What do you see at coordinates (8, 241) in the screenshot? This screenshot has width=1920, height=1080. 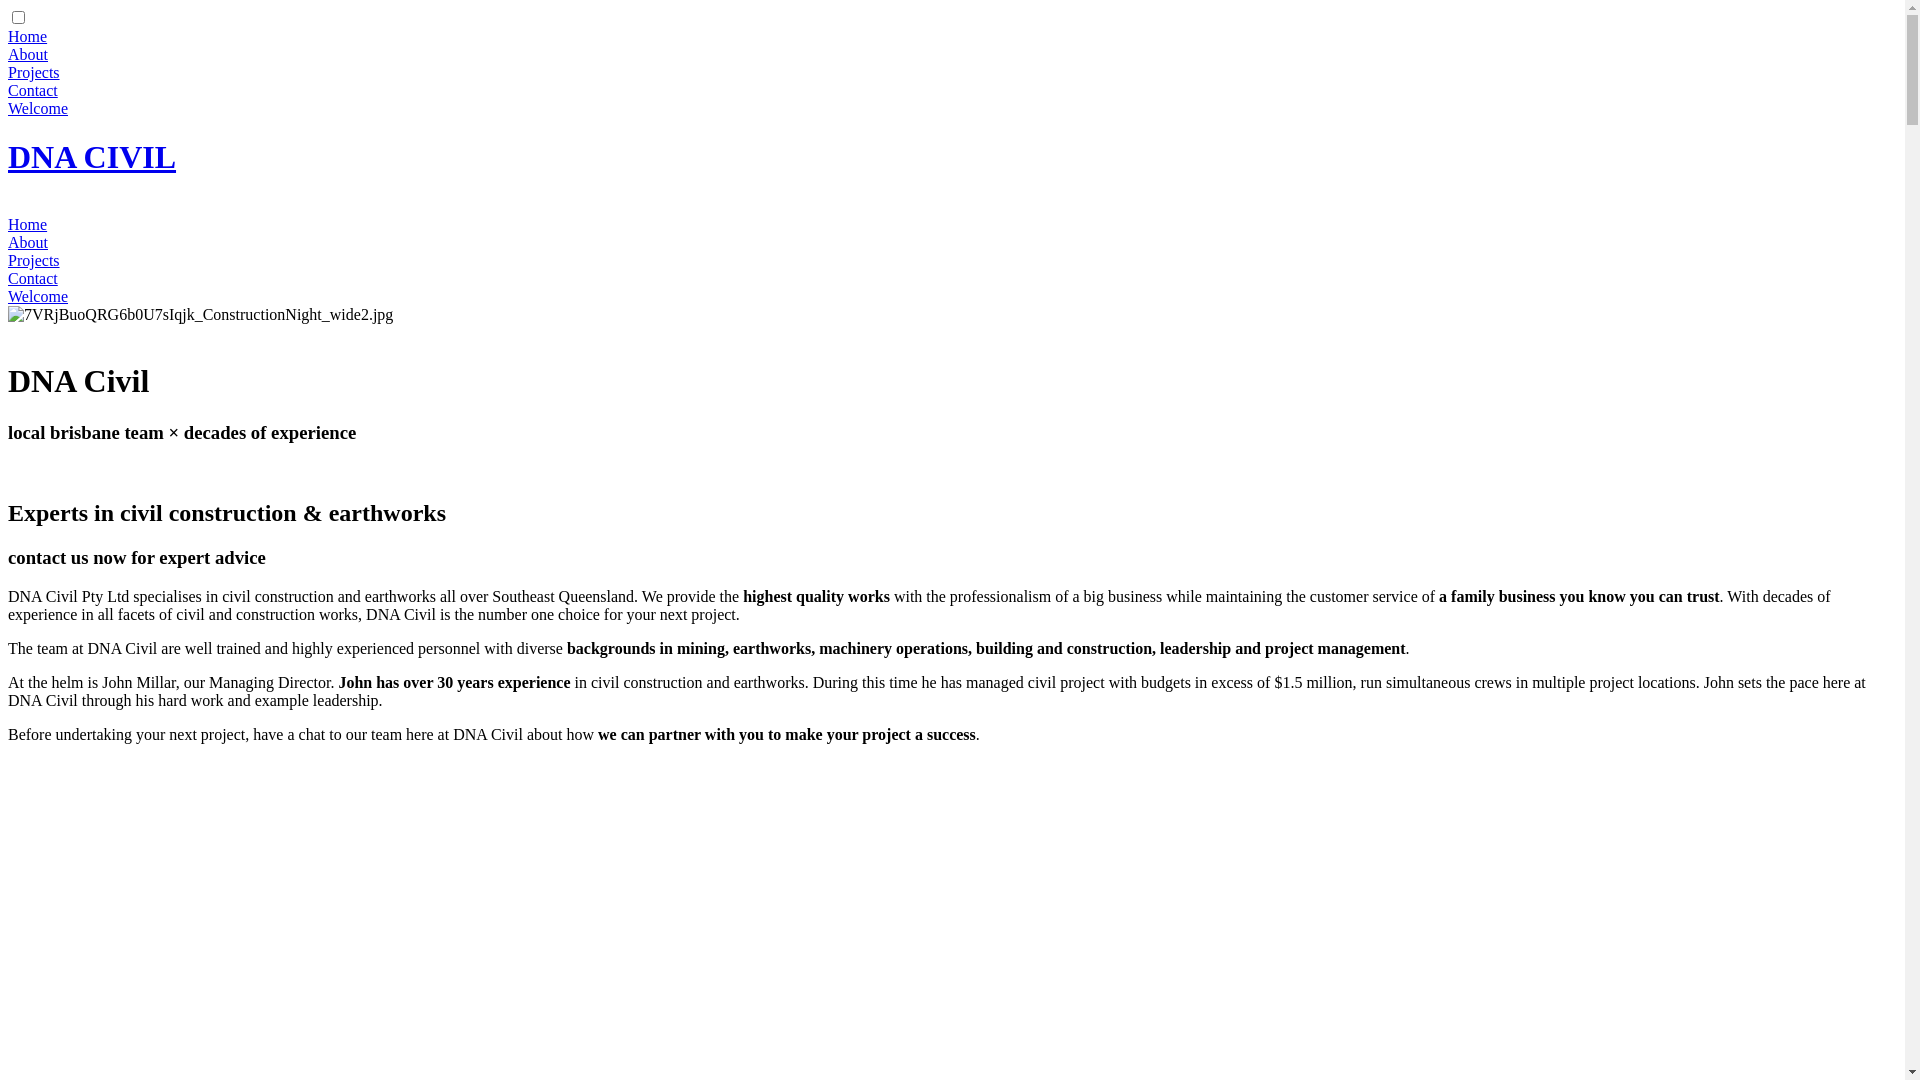 I see `'About'` at bounding box center [8, 241].